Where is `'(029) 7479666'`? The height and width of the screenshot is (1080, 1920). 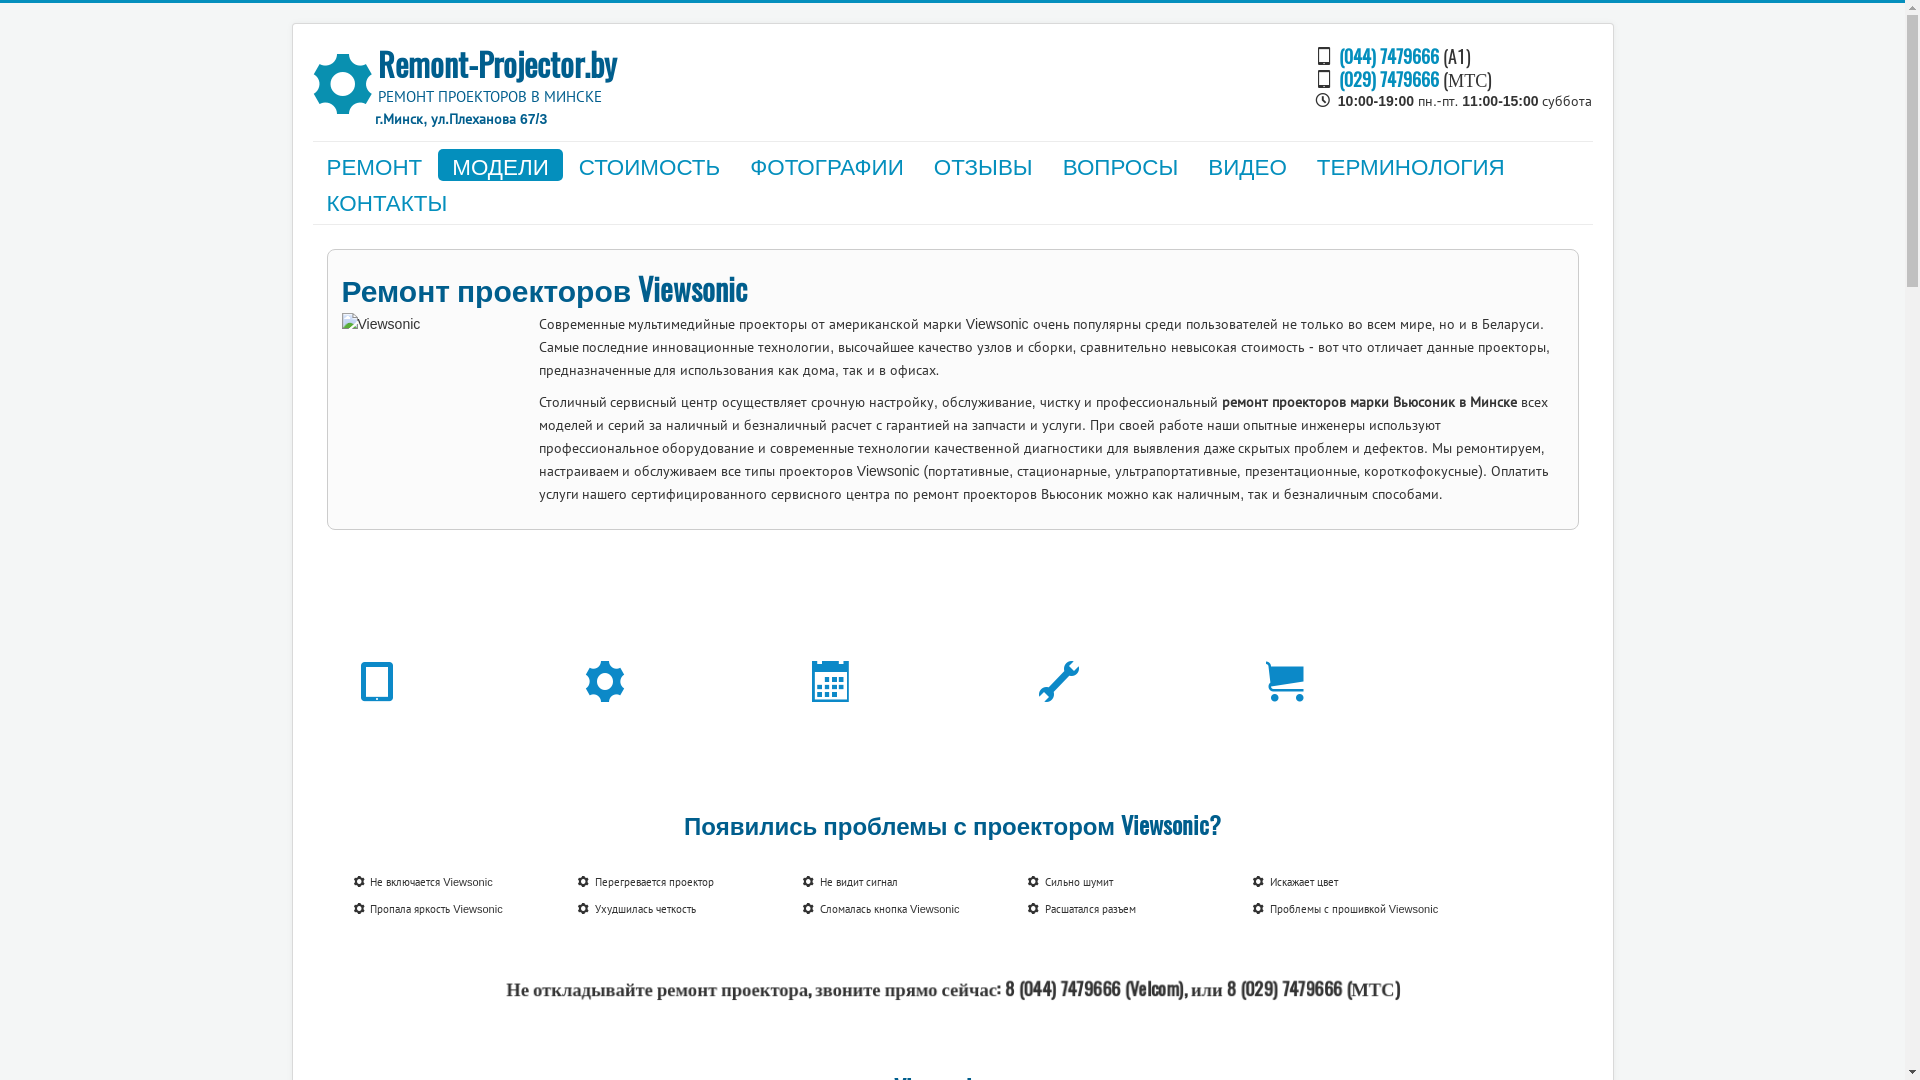
'(029) 7479666' is located at coordinates (1339, 77).